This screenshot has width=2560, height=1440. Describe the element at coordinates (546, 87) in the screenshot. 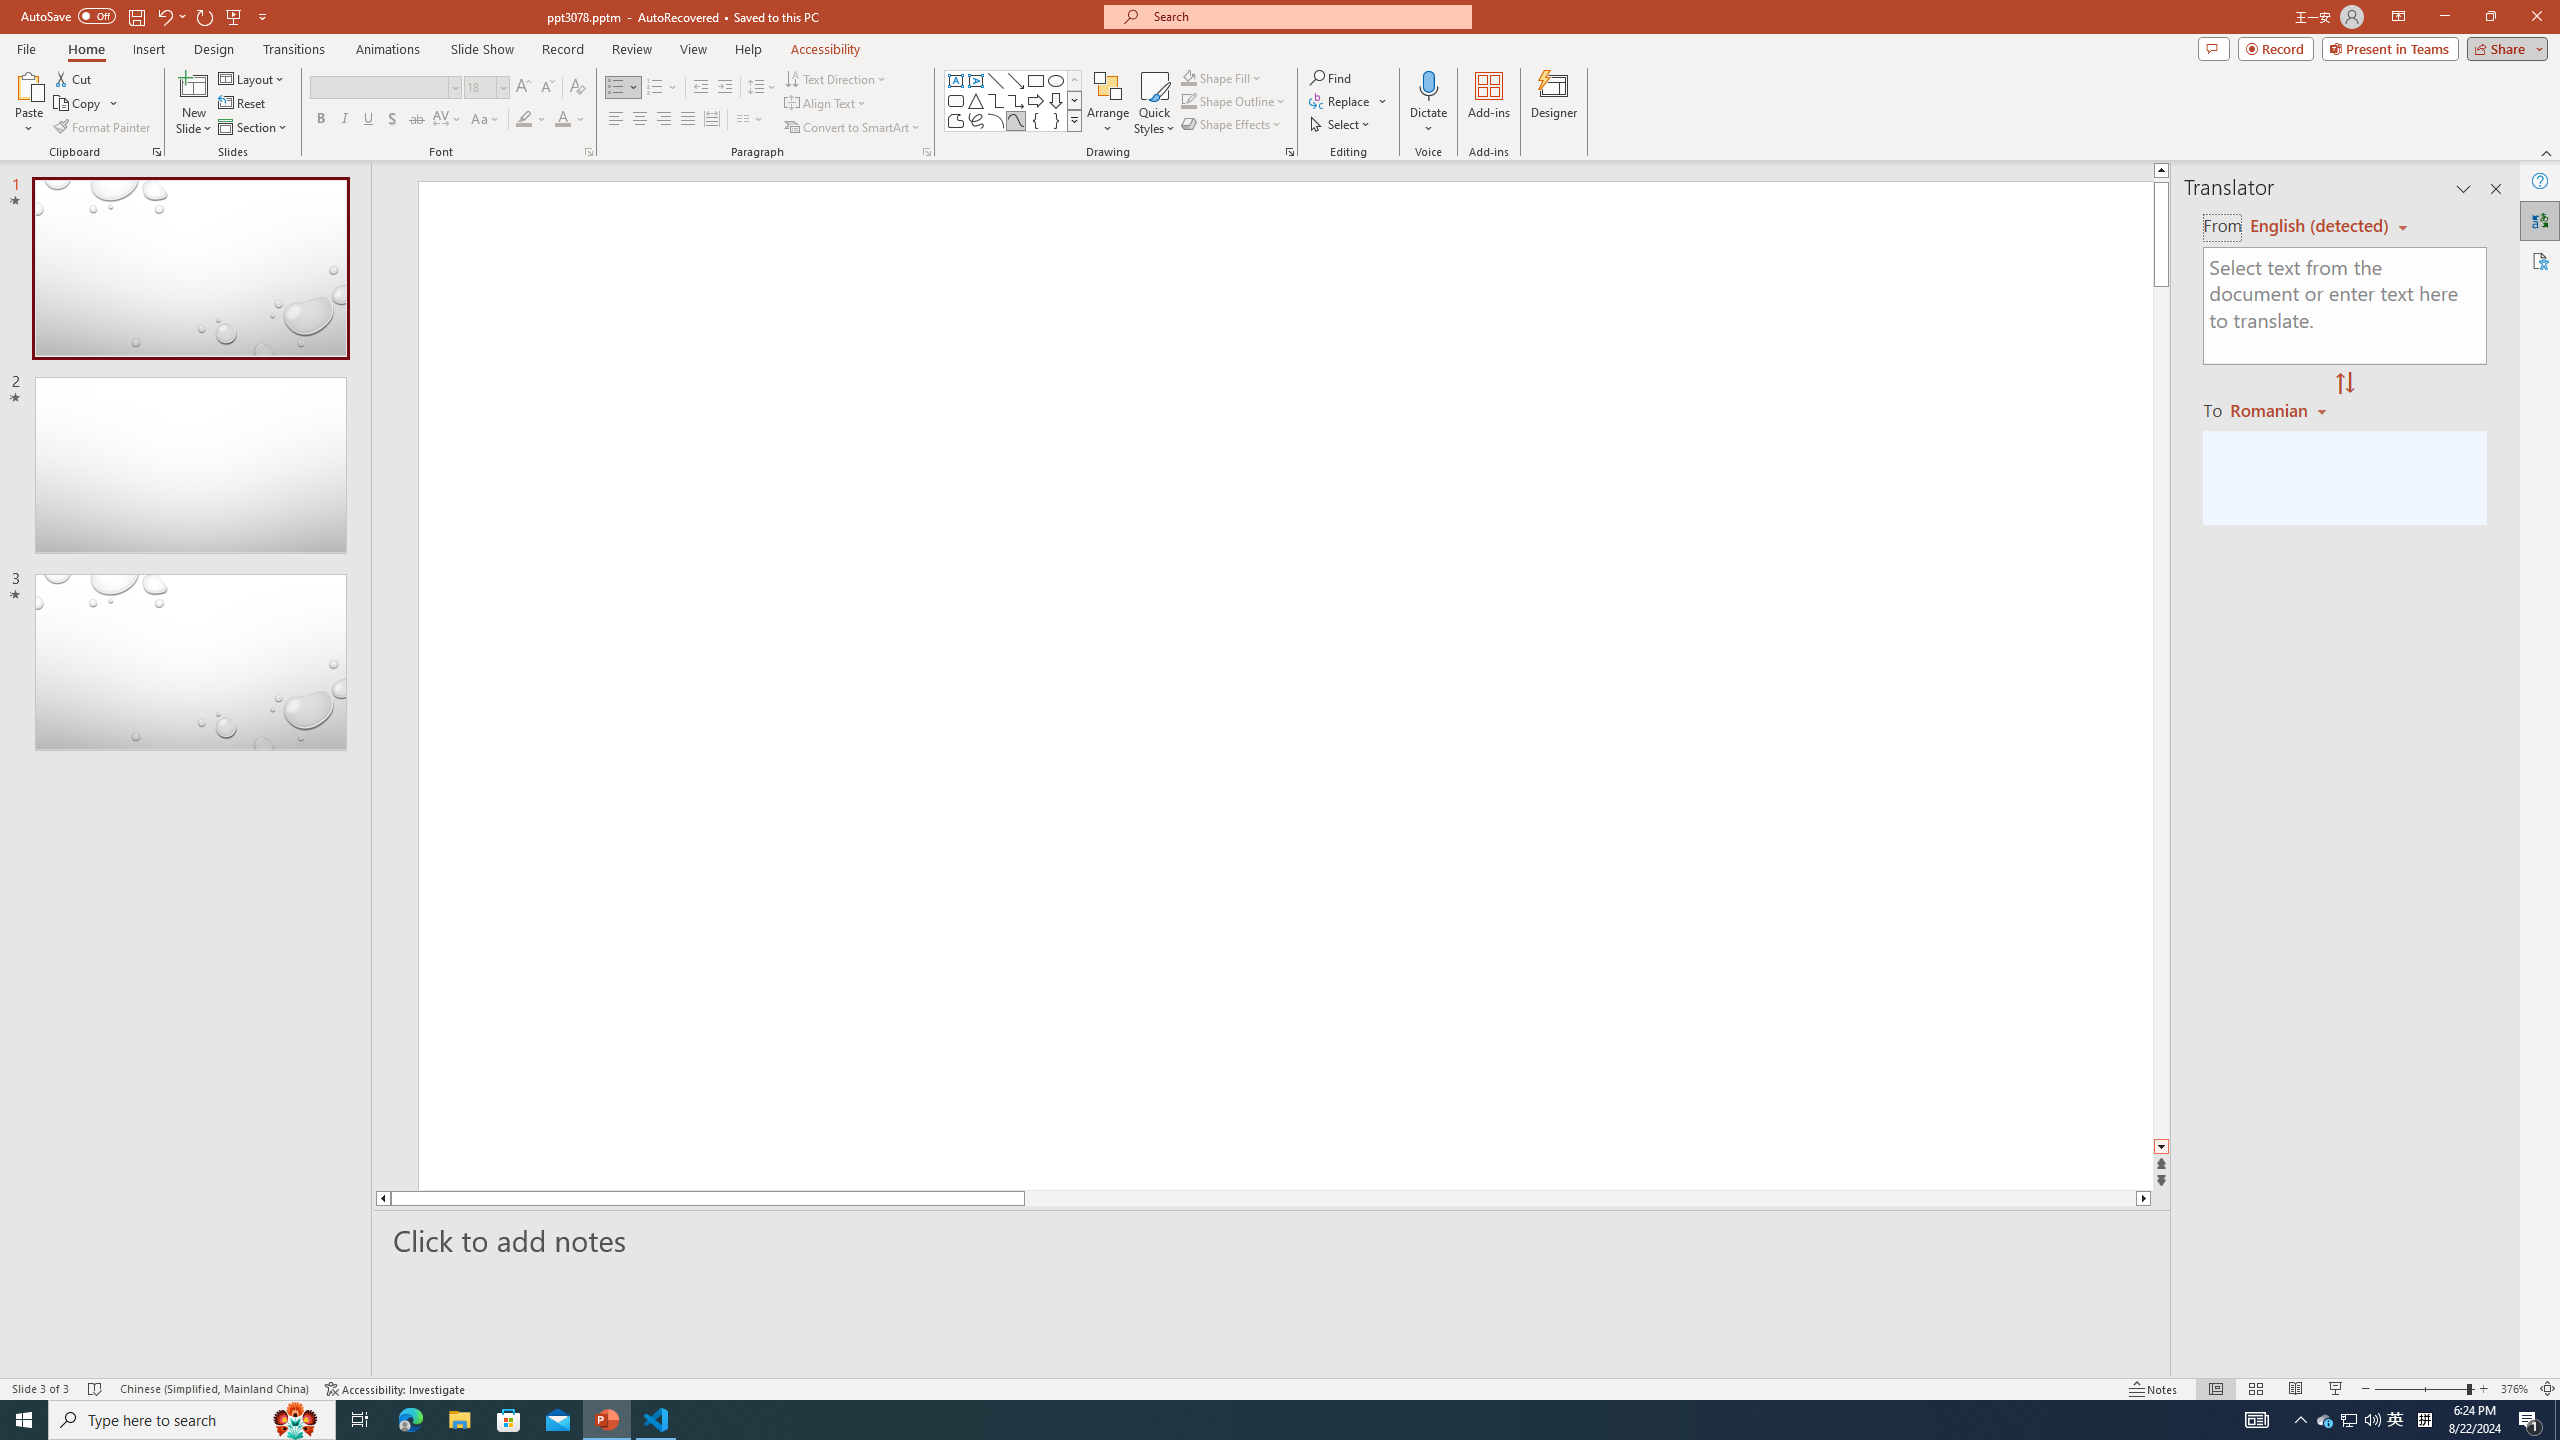

I see `'Decrease Font Size'` at that location.